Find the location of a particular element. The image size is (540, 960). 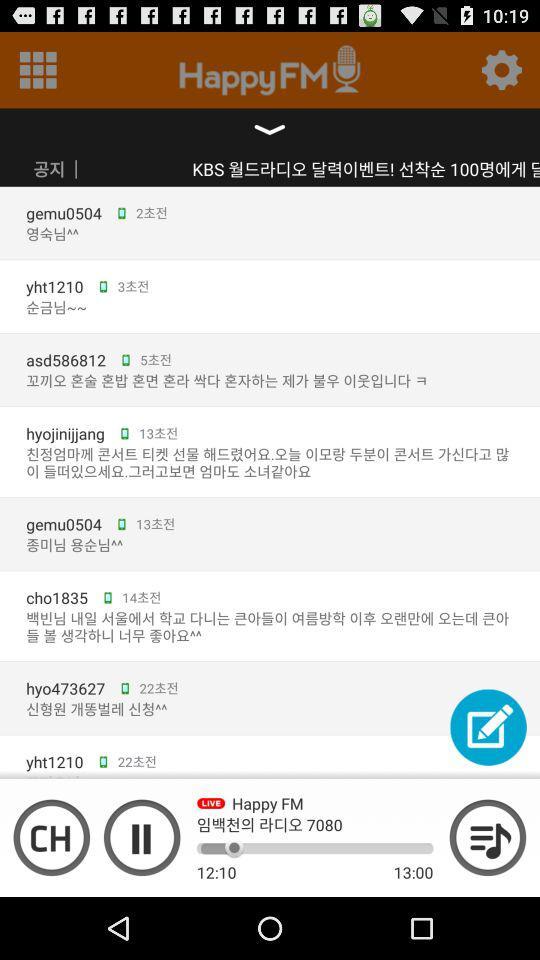

the pause icon is located at coordinates (141, 895).